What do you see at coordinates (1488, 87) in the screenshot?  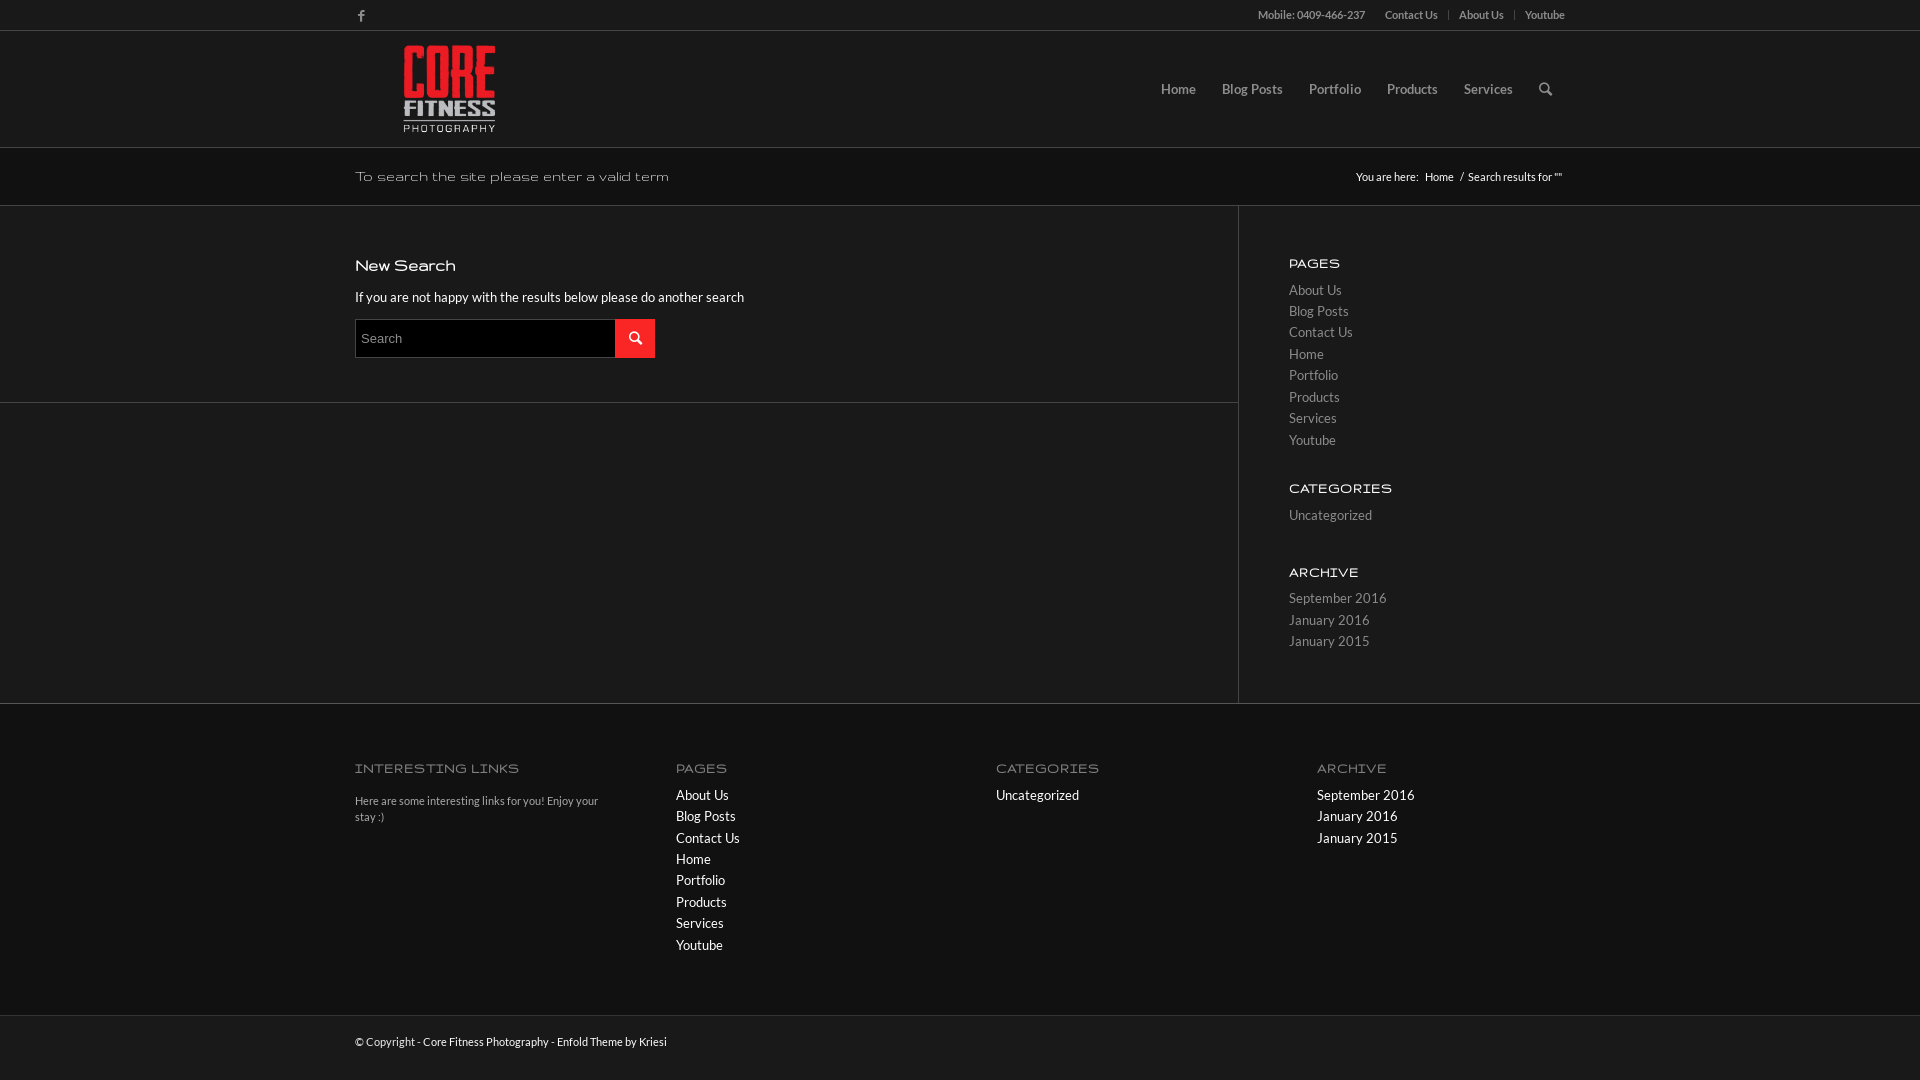 I see `'Services'` at bounding box center [1488, 87].